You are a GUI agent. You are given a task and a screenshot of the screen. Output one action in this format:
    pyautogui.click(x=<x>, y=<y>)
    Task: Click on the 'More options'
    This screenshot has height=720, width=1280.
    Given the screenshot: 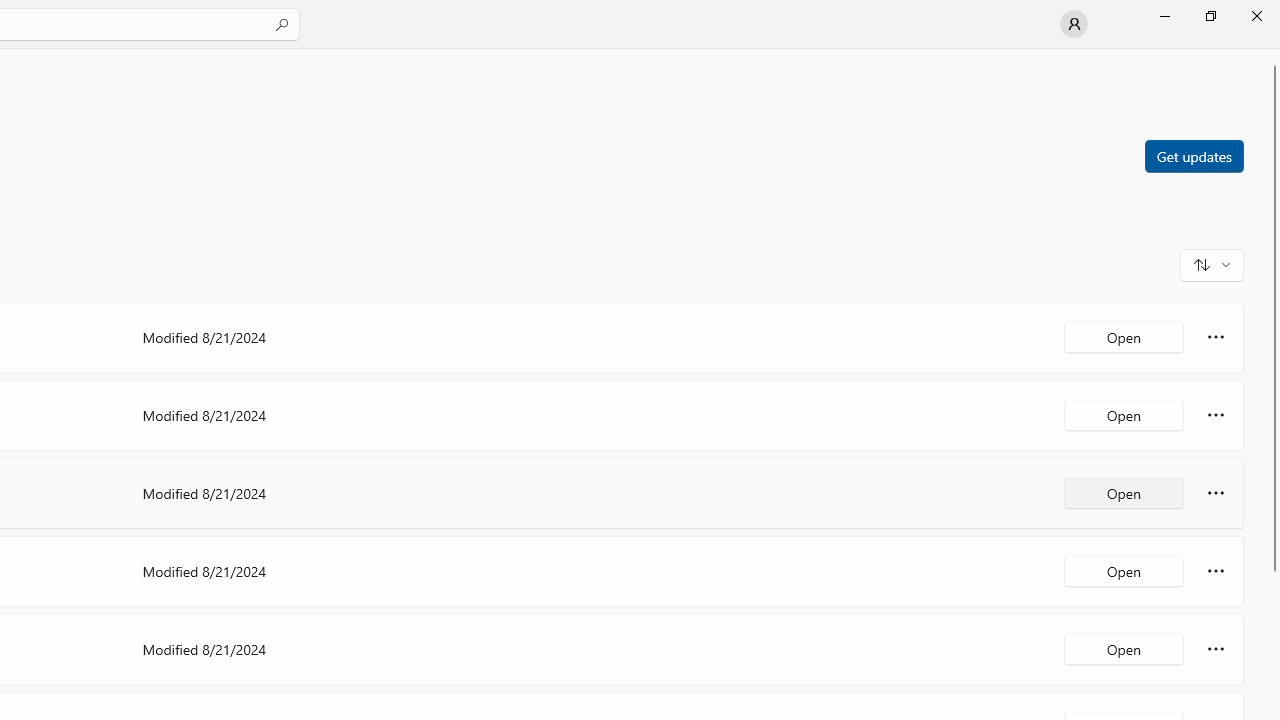 What is the action you would take?
    pyautogui.click(x=1215, y=649)
    